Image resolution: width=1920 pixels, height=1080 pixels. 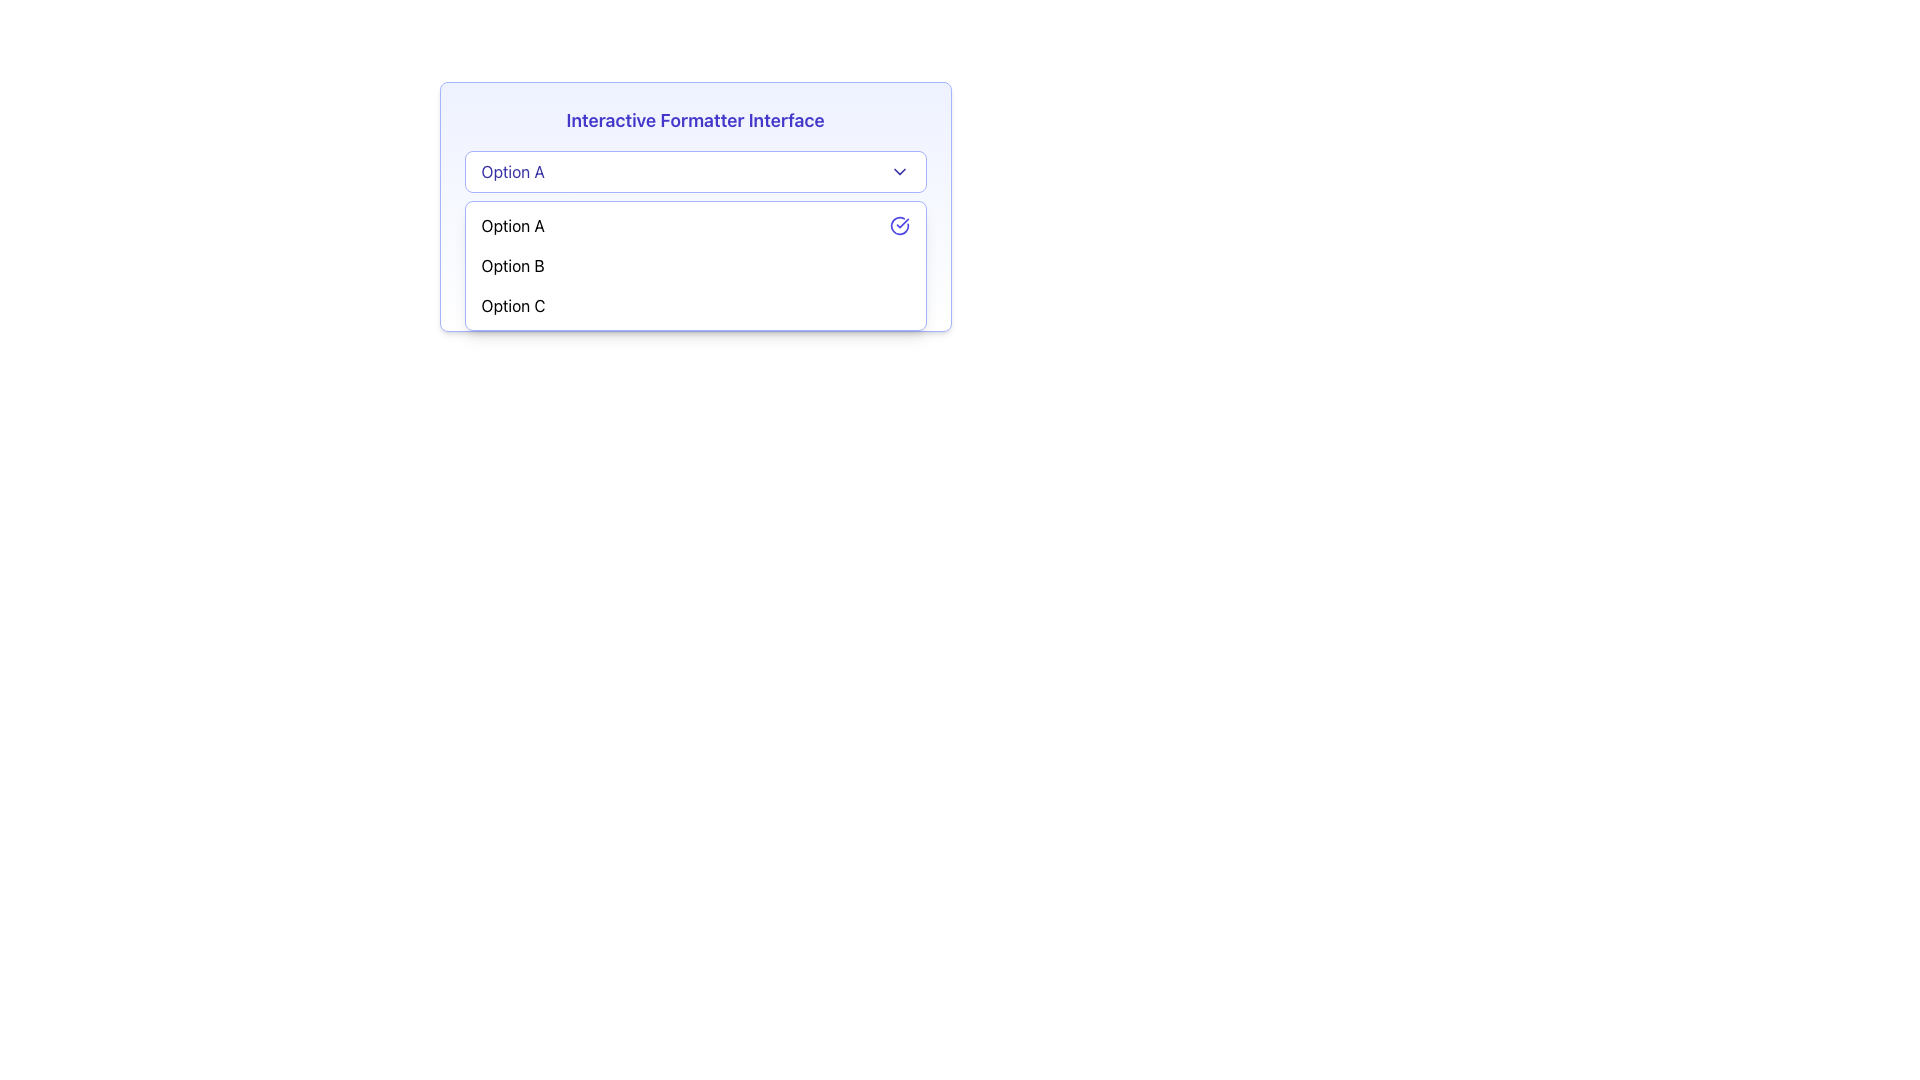 I want to click on the chevron icon located at the rightmost position of the dropdown menu labeled 'Option A', so click(x=898, y=171).